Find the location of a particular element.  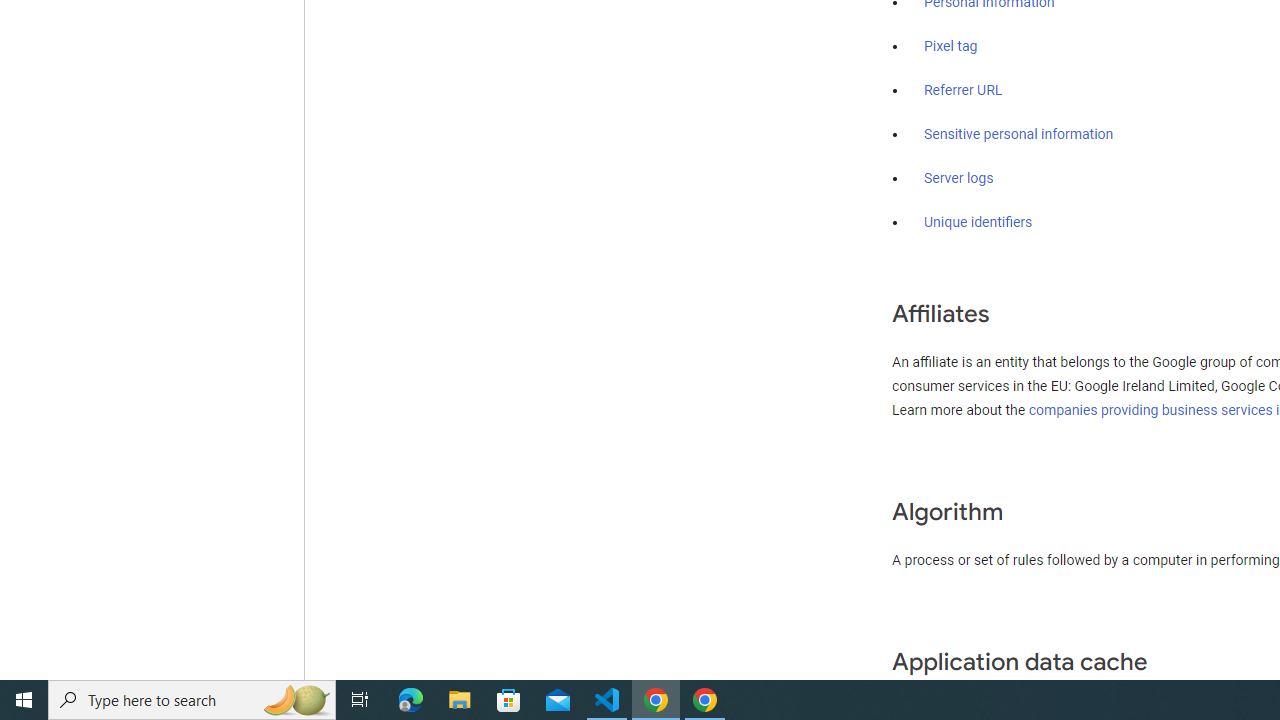

'Pixel tag' is located at coordinates (950, 46).